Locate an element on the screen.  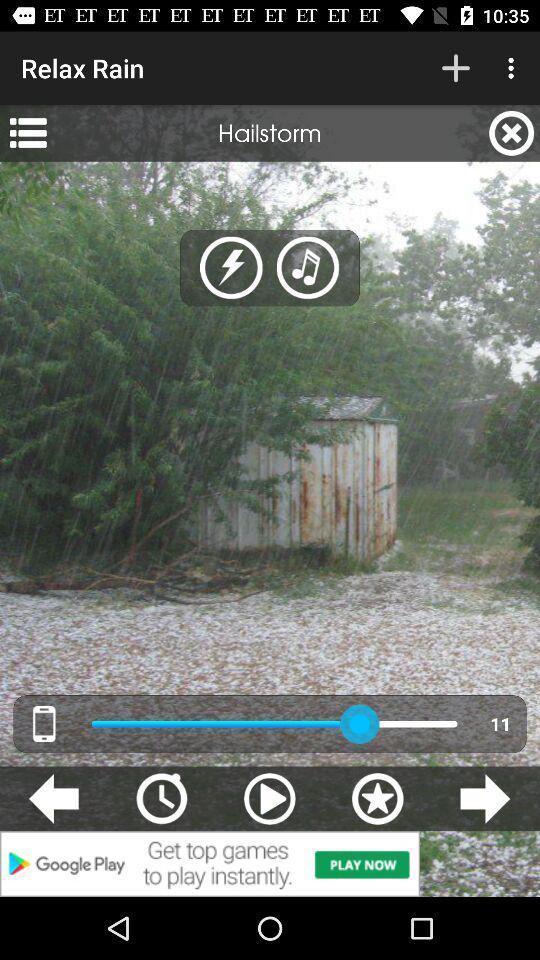
the icon next to hailstorm app is located at coordinates (511, 132).